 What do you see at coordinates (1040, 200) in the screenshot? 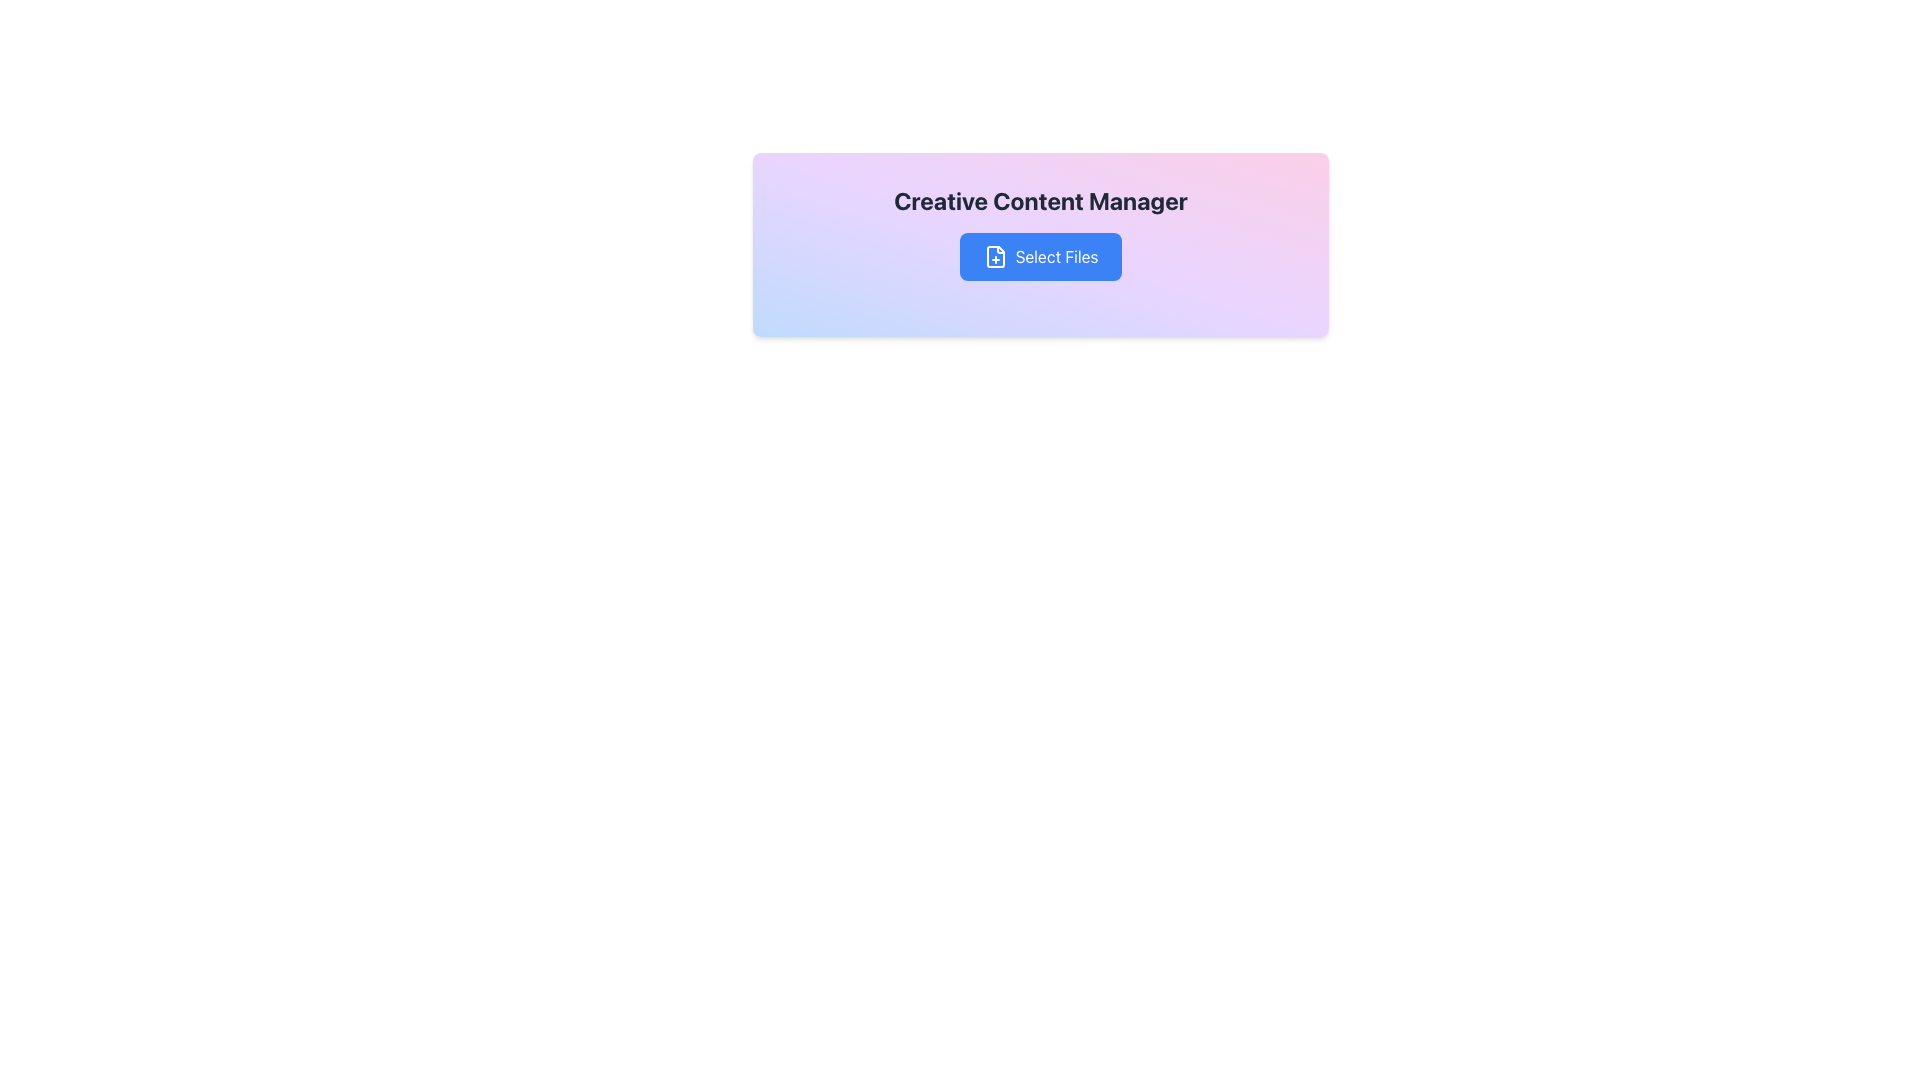
I see `the static text element that serves as a header or title for managing creative content, located above the 'Select Files' button` at bounding box center [1040, 200].